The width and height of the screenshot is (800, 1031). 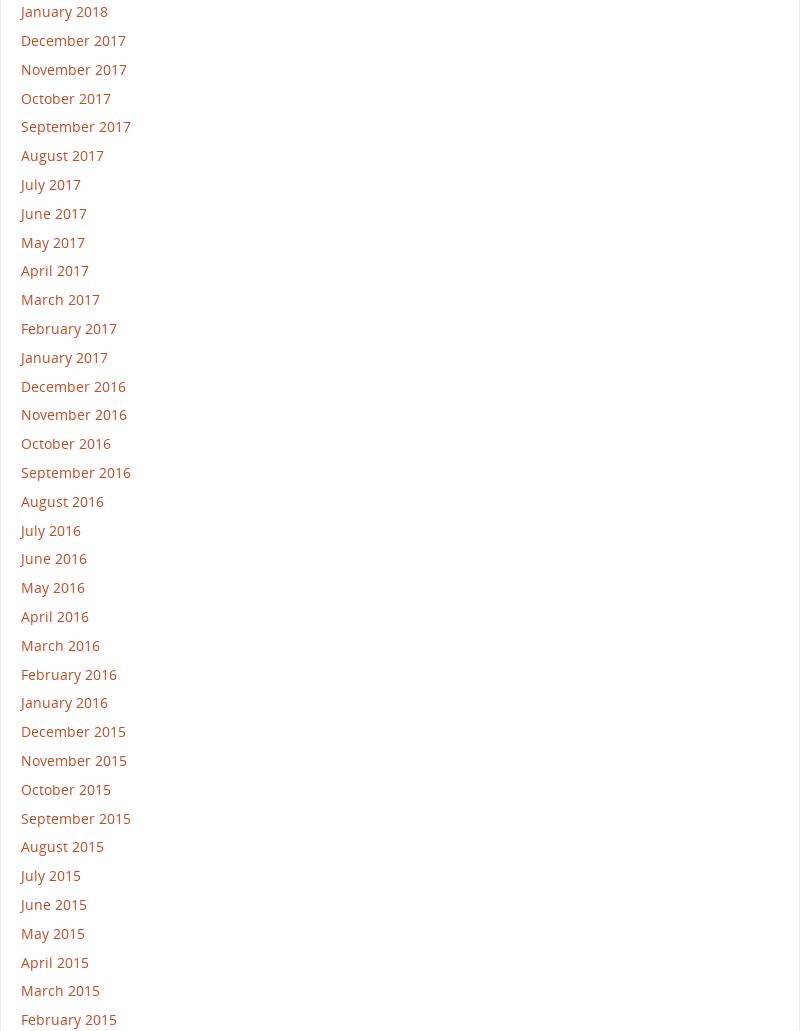 I want to click on 'August 2017', so click(x=61, y=154).